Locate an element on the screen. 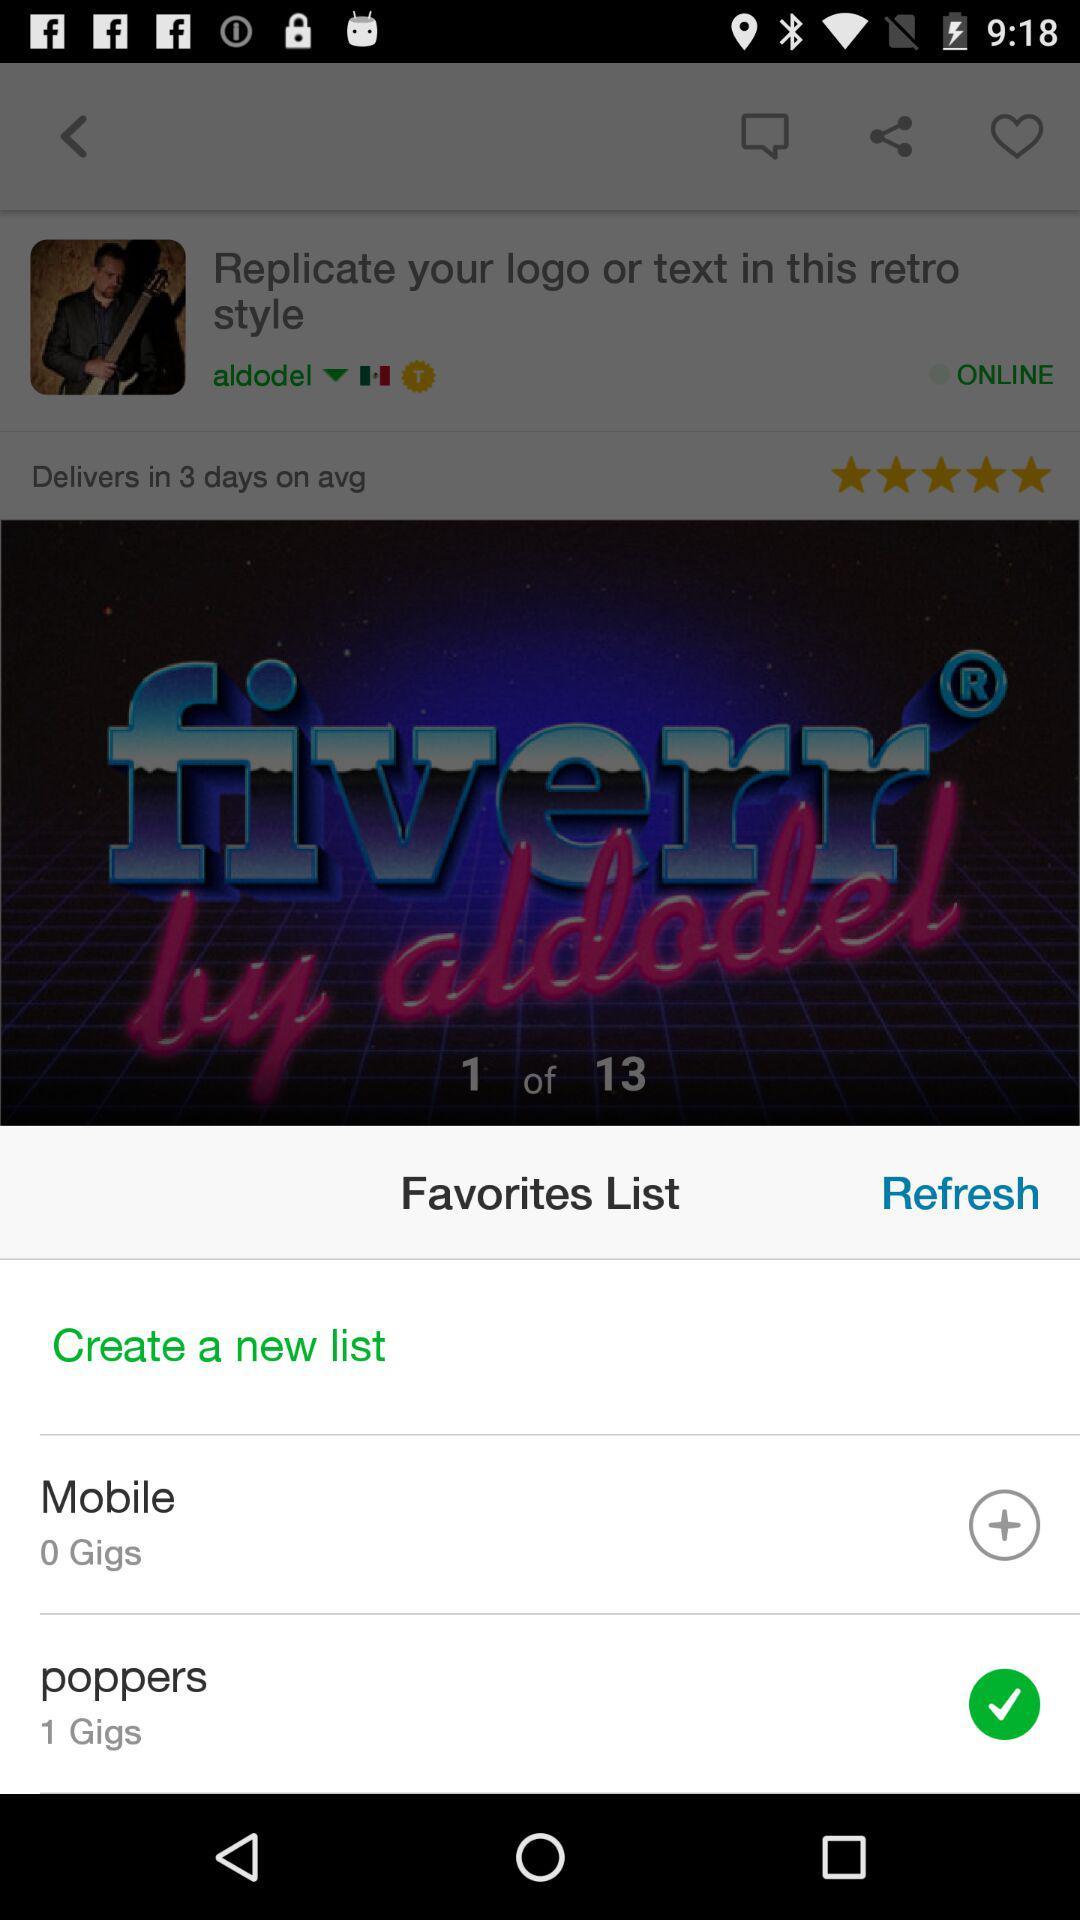 This screenshot has height=1920, width=1080. icon to the right of favorites list icon is located at coordinates (959, 1192).